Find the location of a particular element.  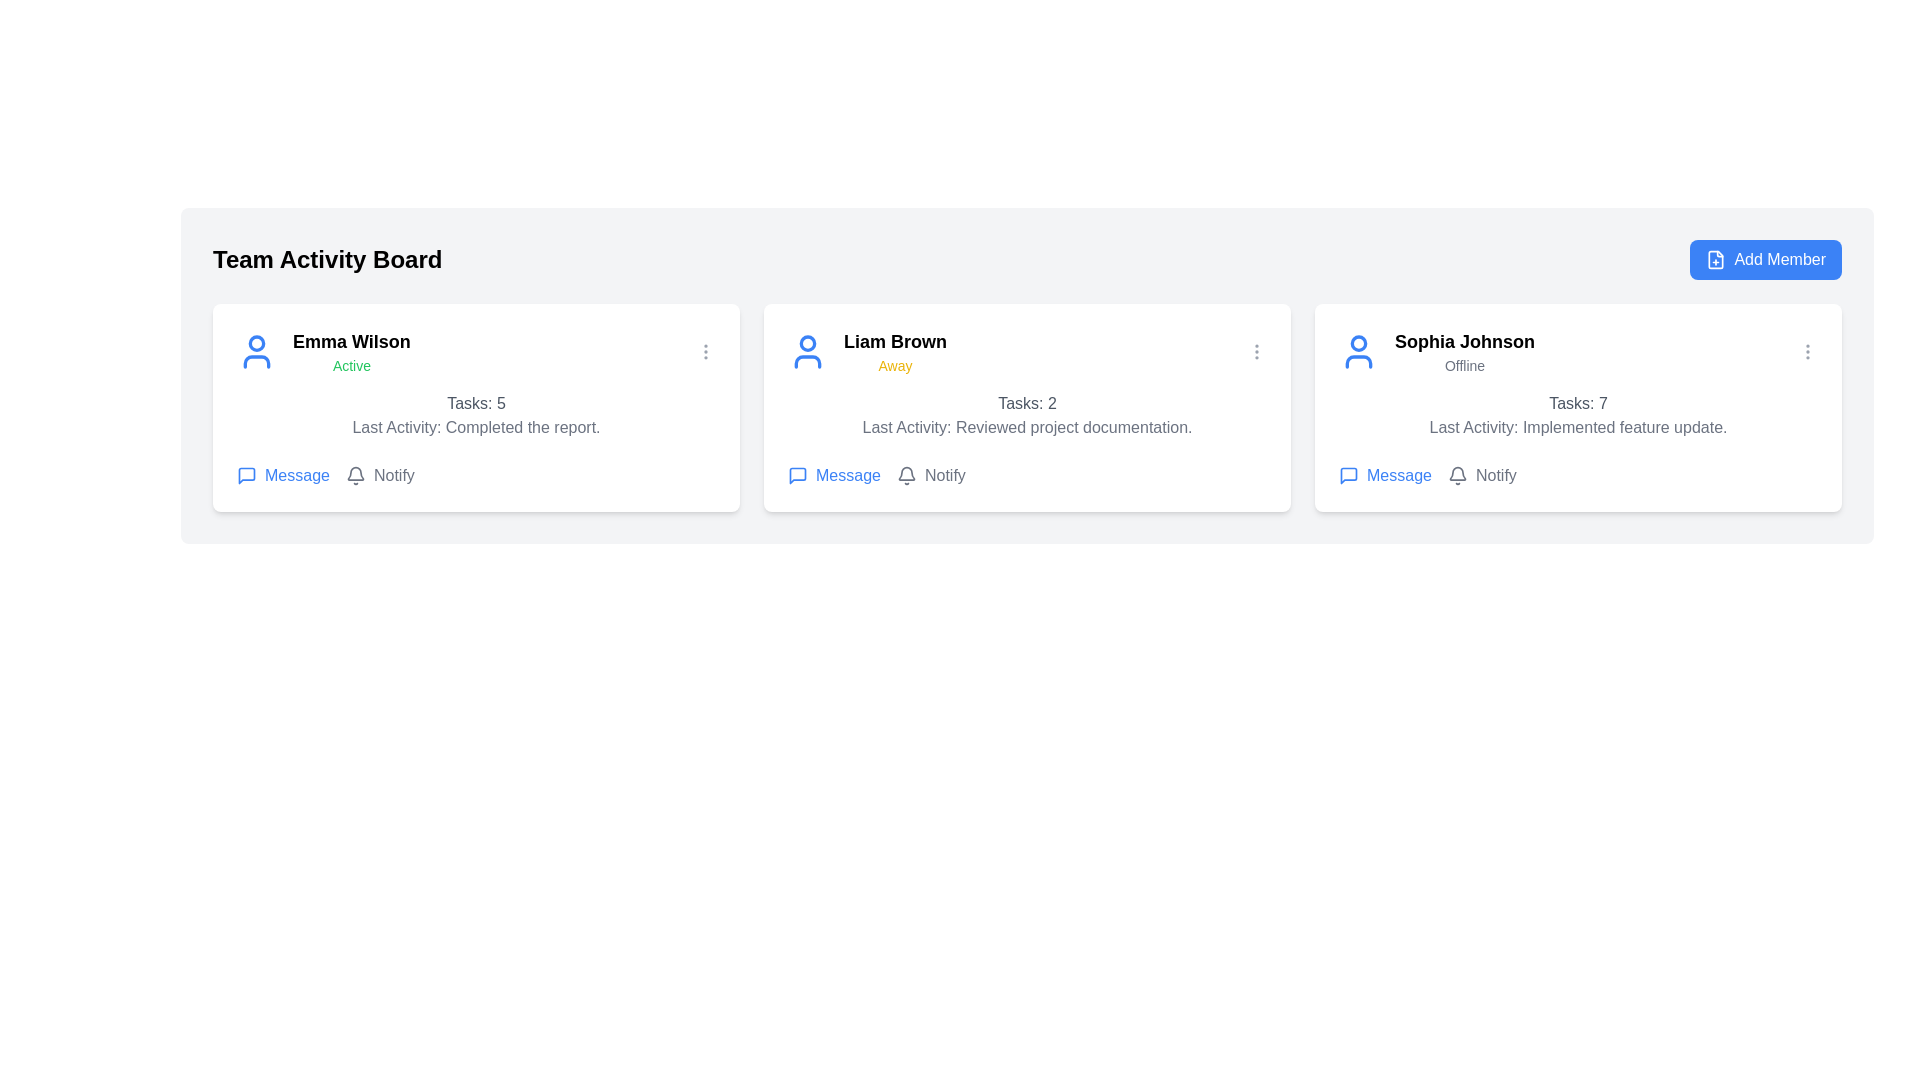

the text label displaying 'Sophia Johnson' is located at coordinates (1464, 350).